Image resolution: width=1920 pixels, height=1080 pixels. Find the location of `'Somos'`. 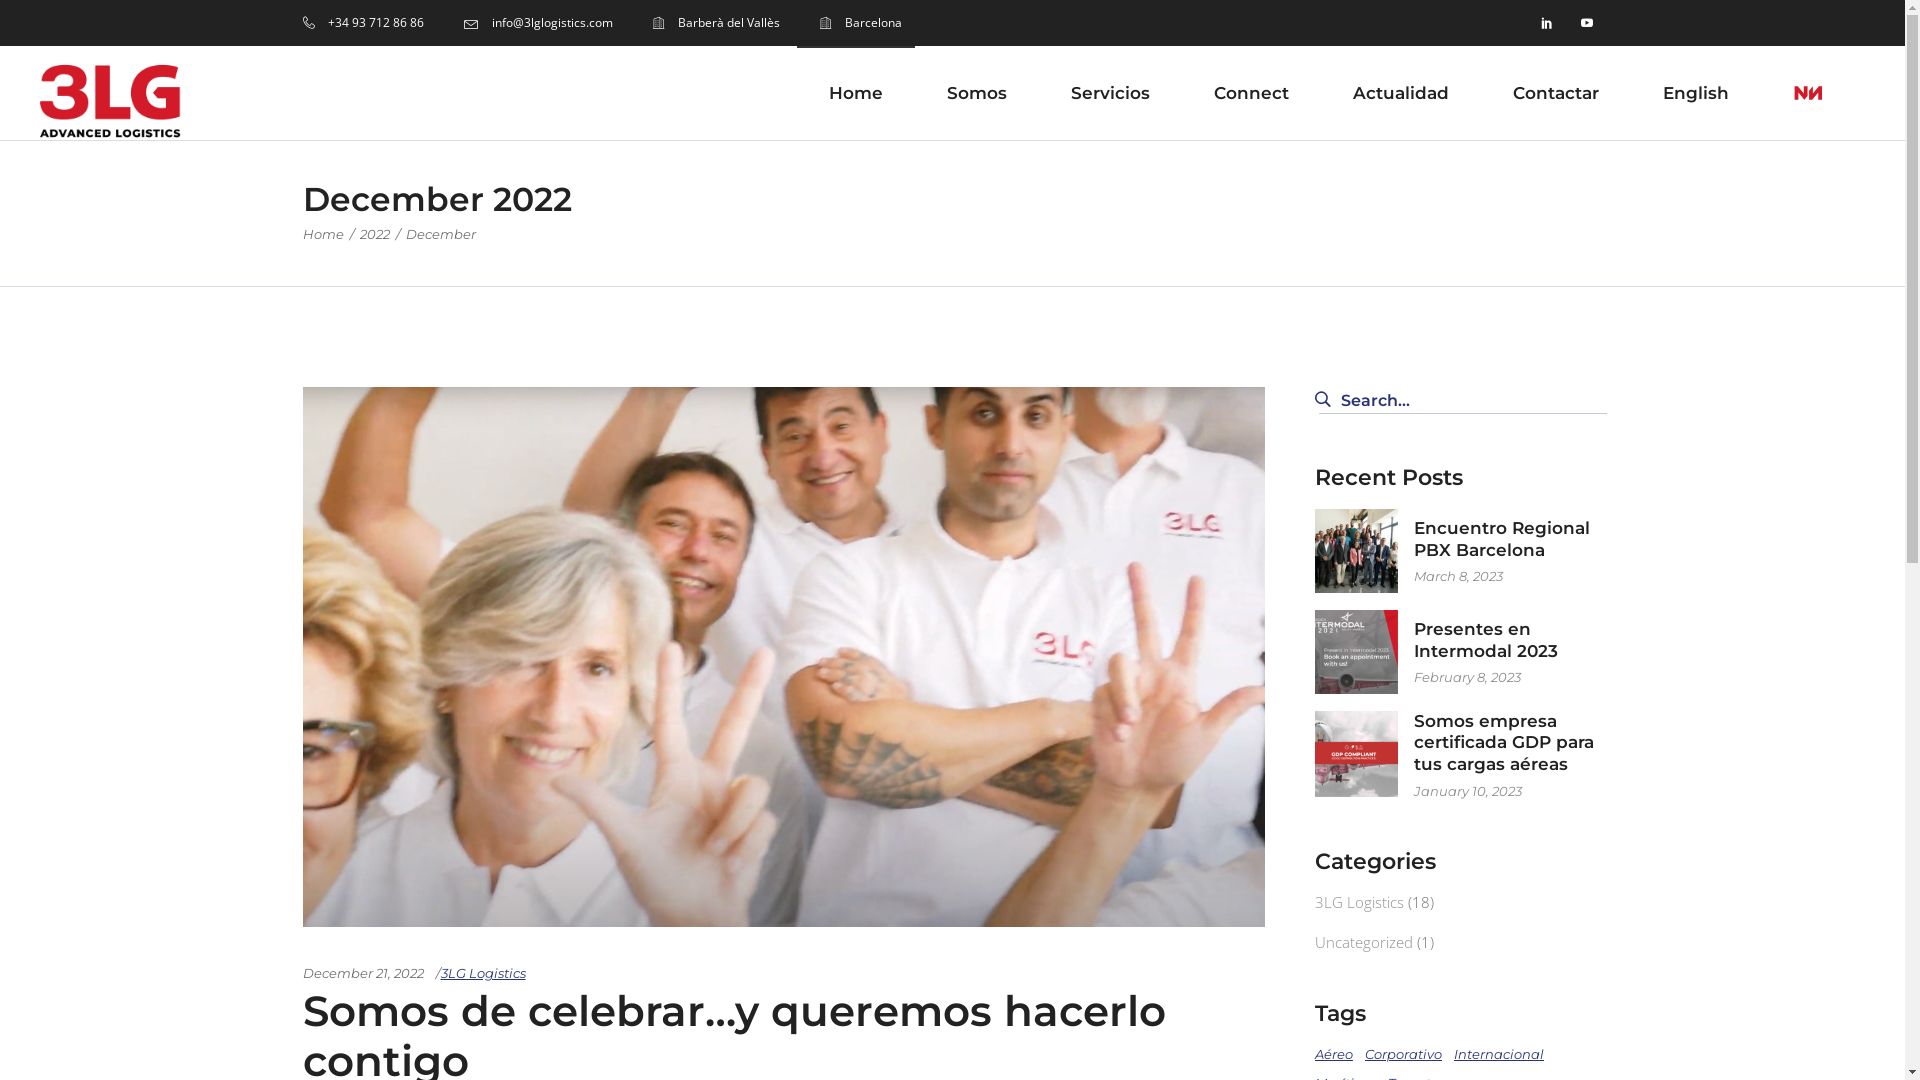

'Somos' is located at coordinates (977, 93).